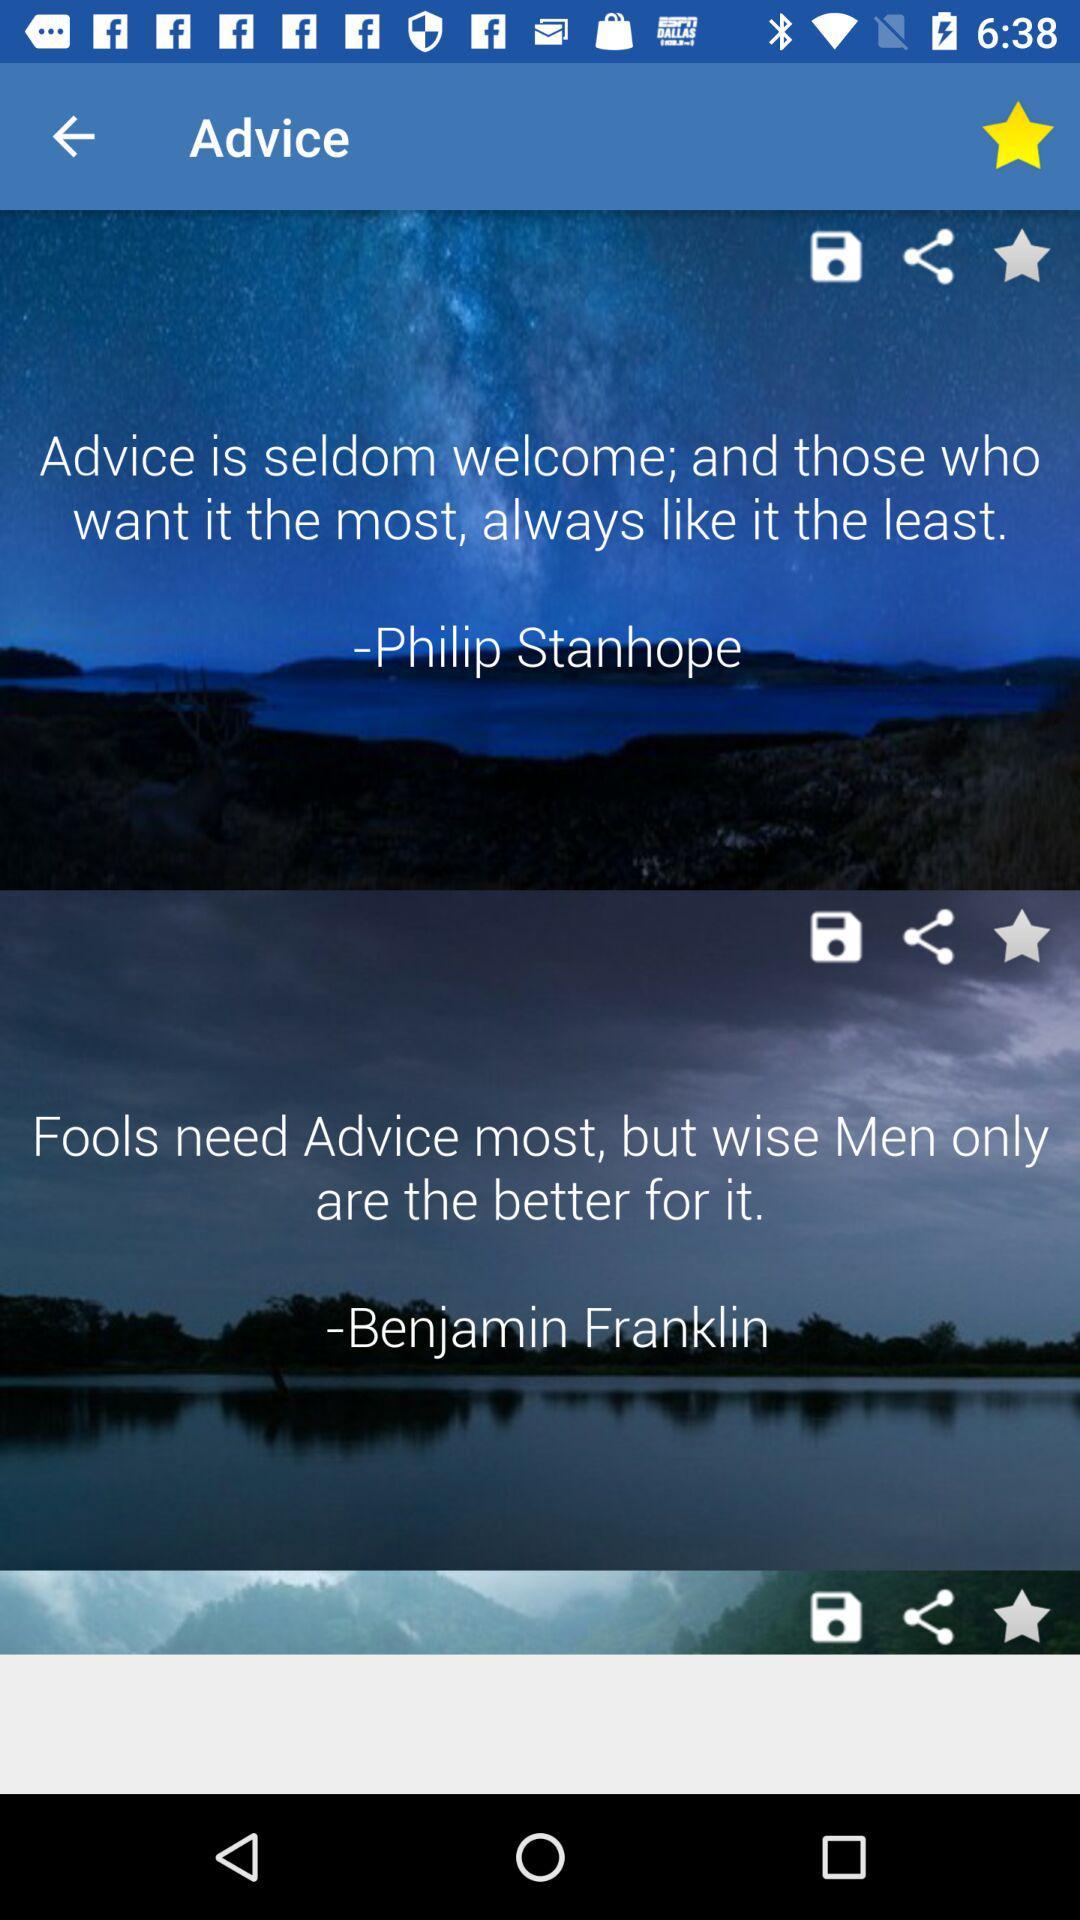 Image resolution: width=1080 pixels, height=1920 pixels. What do you see at coordinates (1020, 1617) in the screenshot?
I see `favorites button` at bounding box center [1020, 1617].